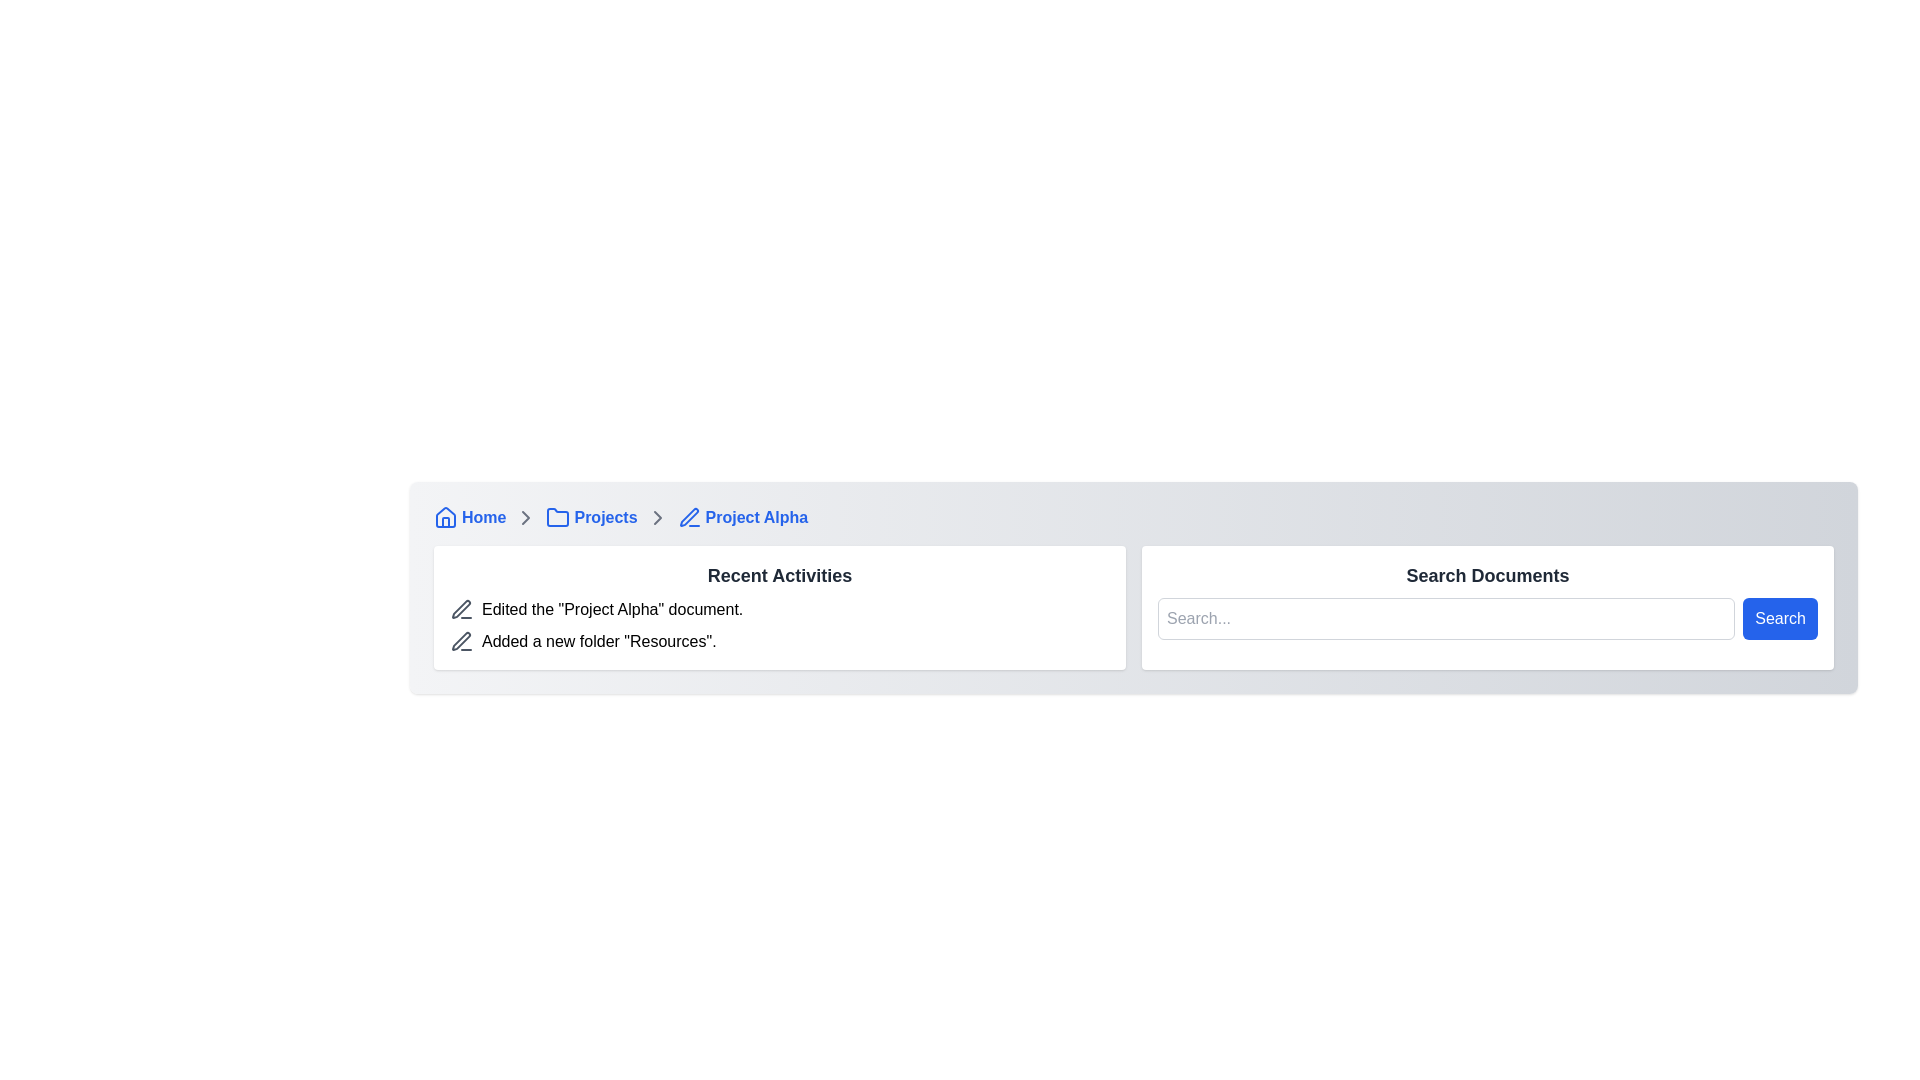 The image size is (1920, 1080). Describe the element at coordinates (460, 608) in the screenshot. I see `the 'Project Alpha' icon in the breadcrumb navigation bar` at that location.